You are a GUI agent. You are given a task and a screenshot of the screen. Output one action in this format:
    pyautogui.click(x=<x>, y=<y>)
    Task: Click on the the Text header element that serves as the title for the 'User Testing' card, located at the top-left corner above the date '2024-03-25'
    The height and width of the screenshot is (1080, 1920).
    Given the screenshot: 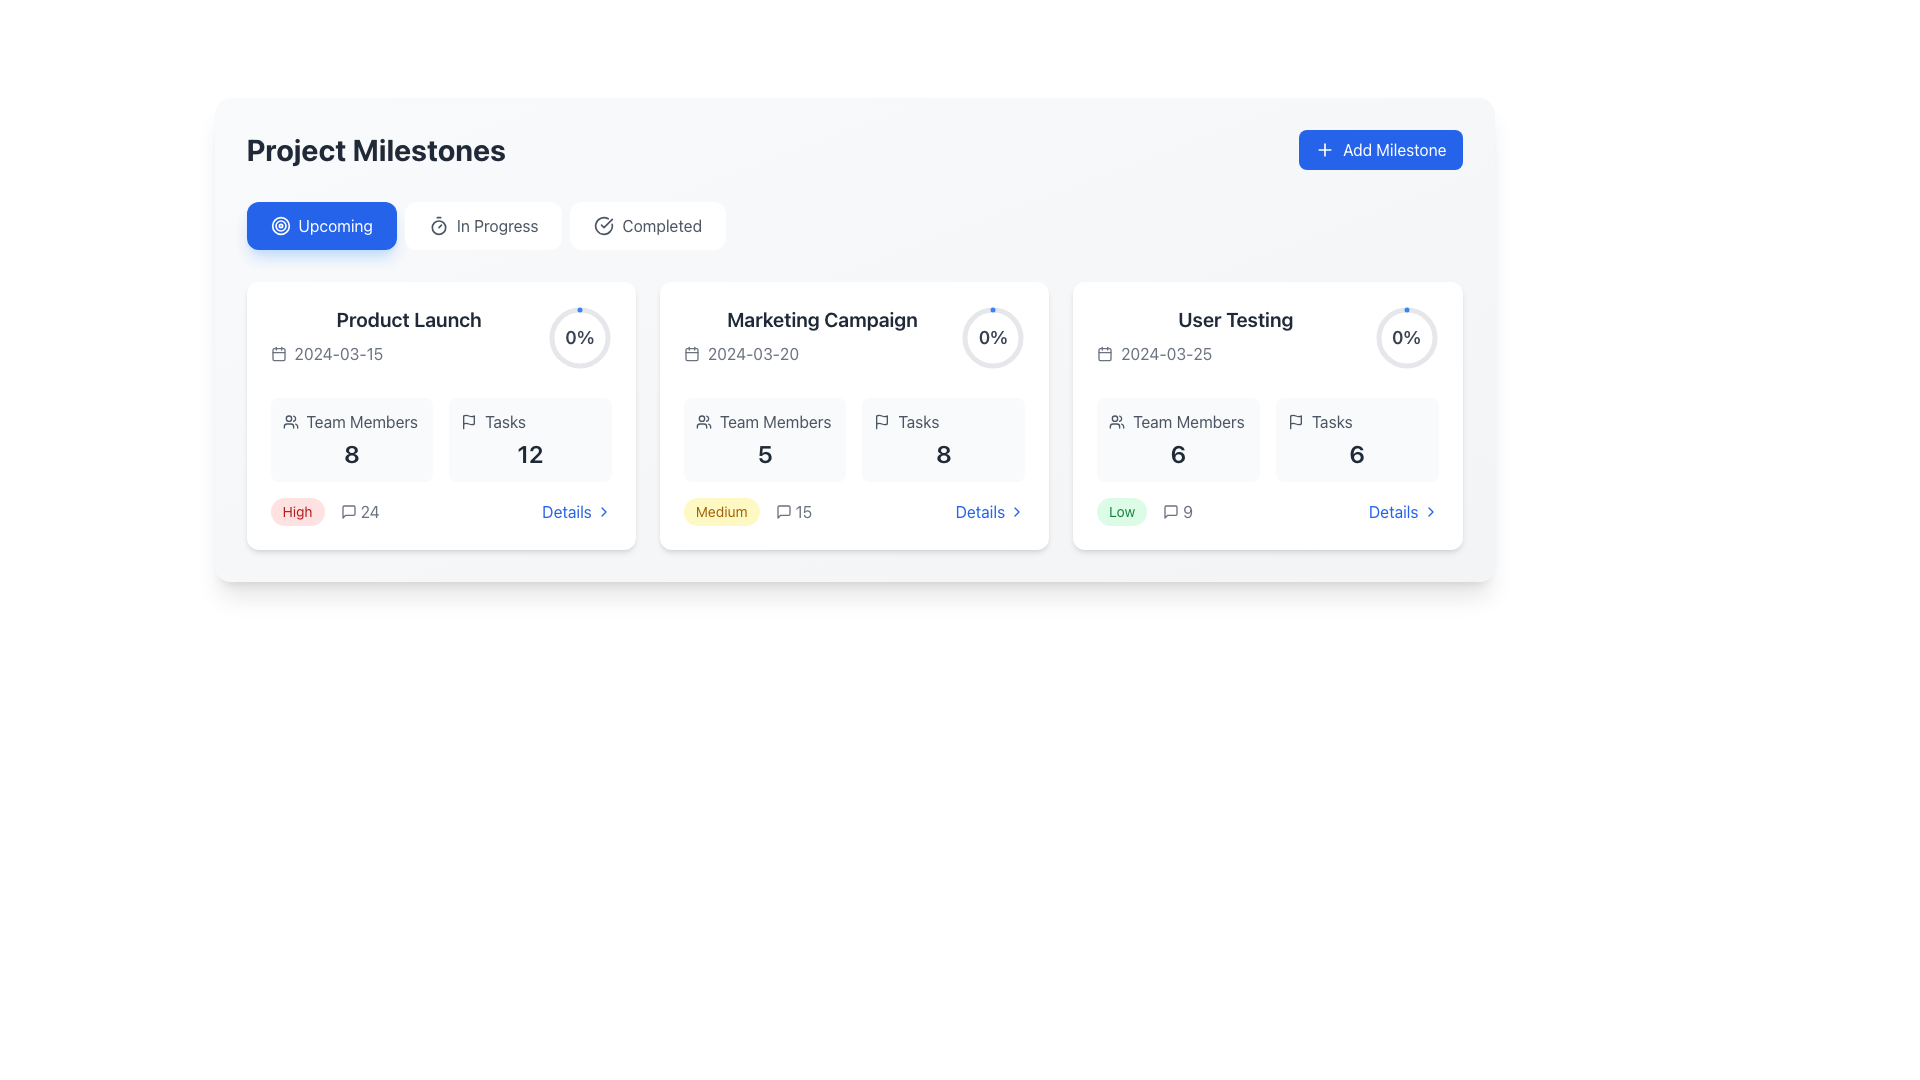 What is the action you would take?
    pyautogui.click(x=1234, y=319)
    